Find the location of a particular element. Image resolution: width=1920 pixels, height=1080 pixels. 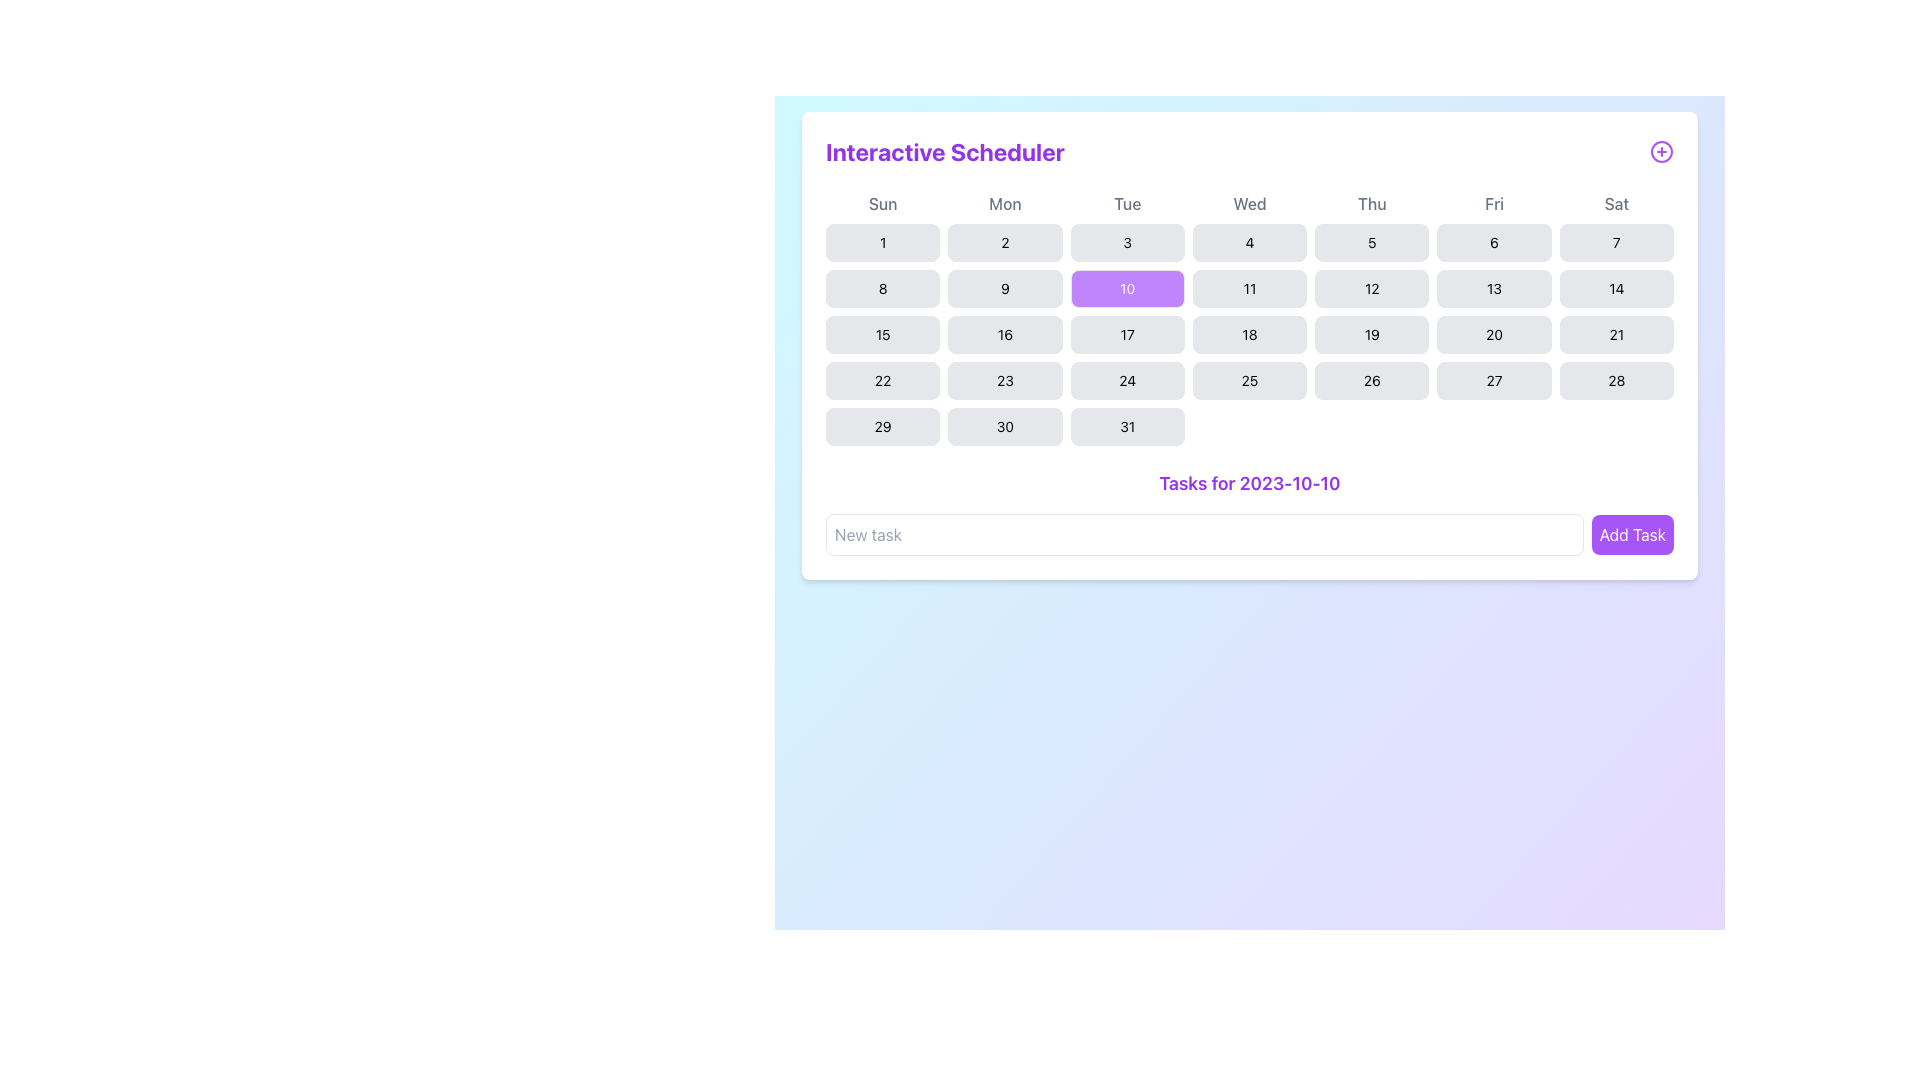

the rectangular button with rounded corners, labeled '8', located in the second row and first column of the calendar grid below 'Sun' is located at coordinates (882, 289).